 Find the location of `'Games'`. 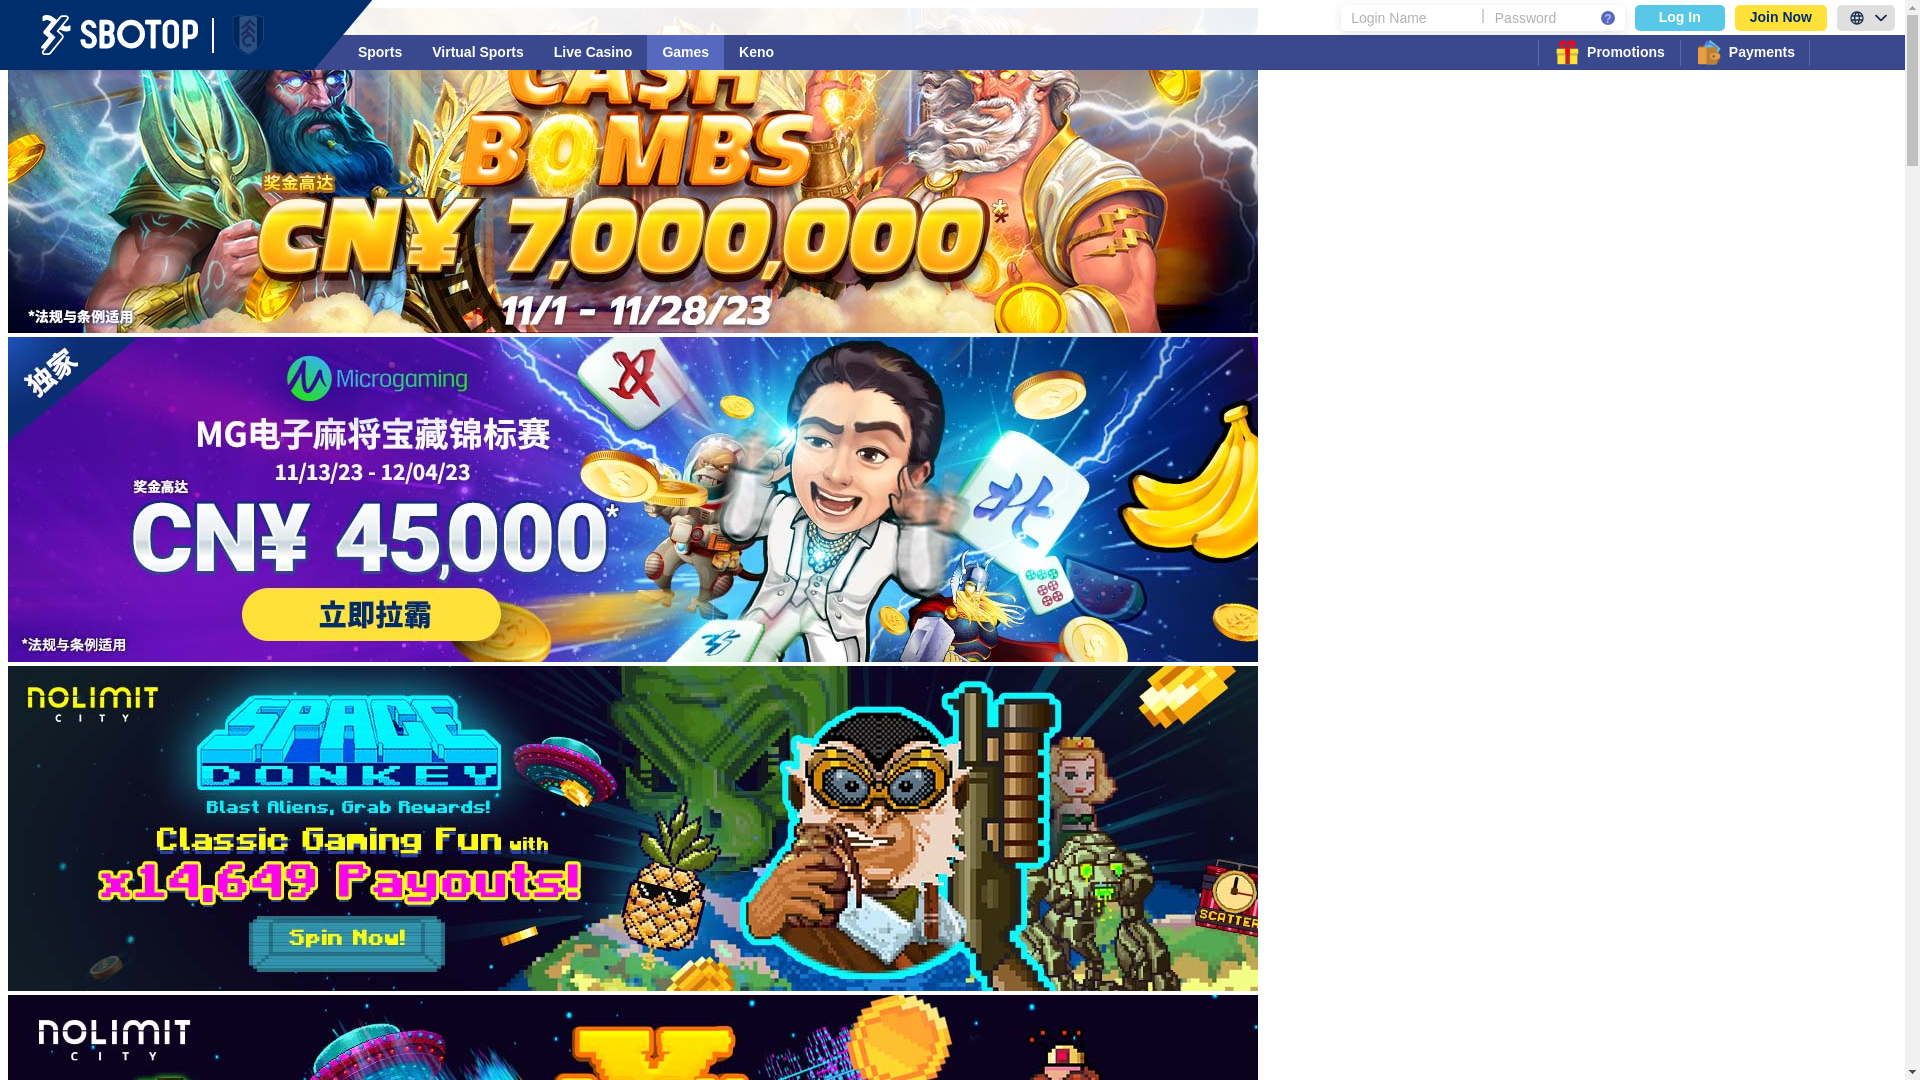

'Games' is located at coordinates (685, 51).